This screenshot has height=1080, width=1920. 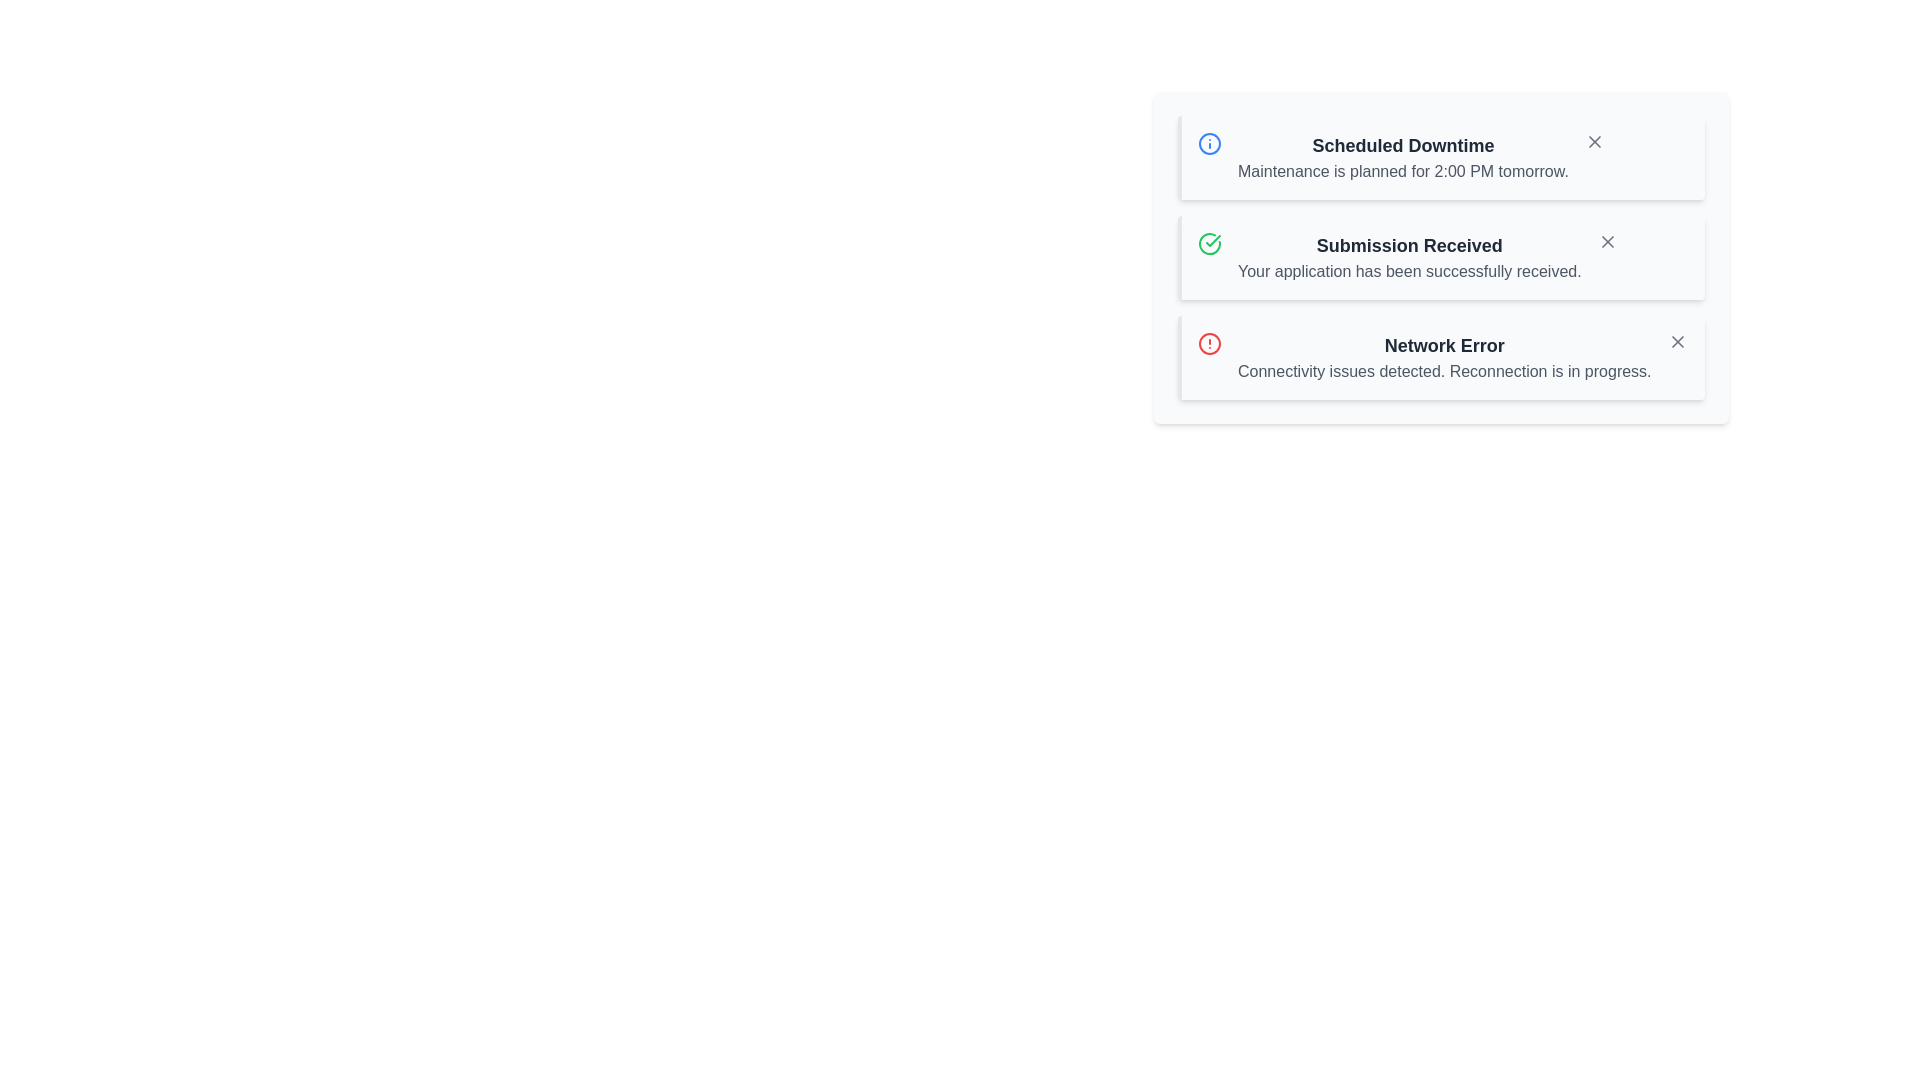 I want to click on bold, large-sized text displaying 'Network Error' located at the top of the notification panel indicating a connectivity issue, so click(x=1444, y=345).